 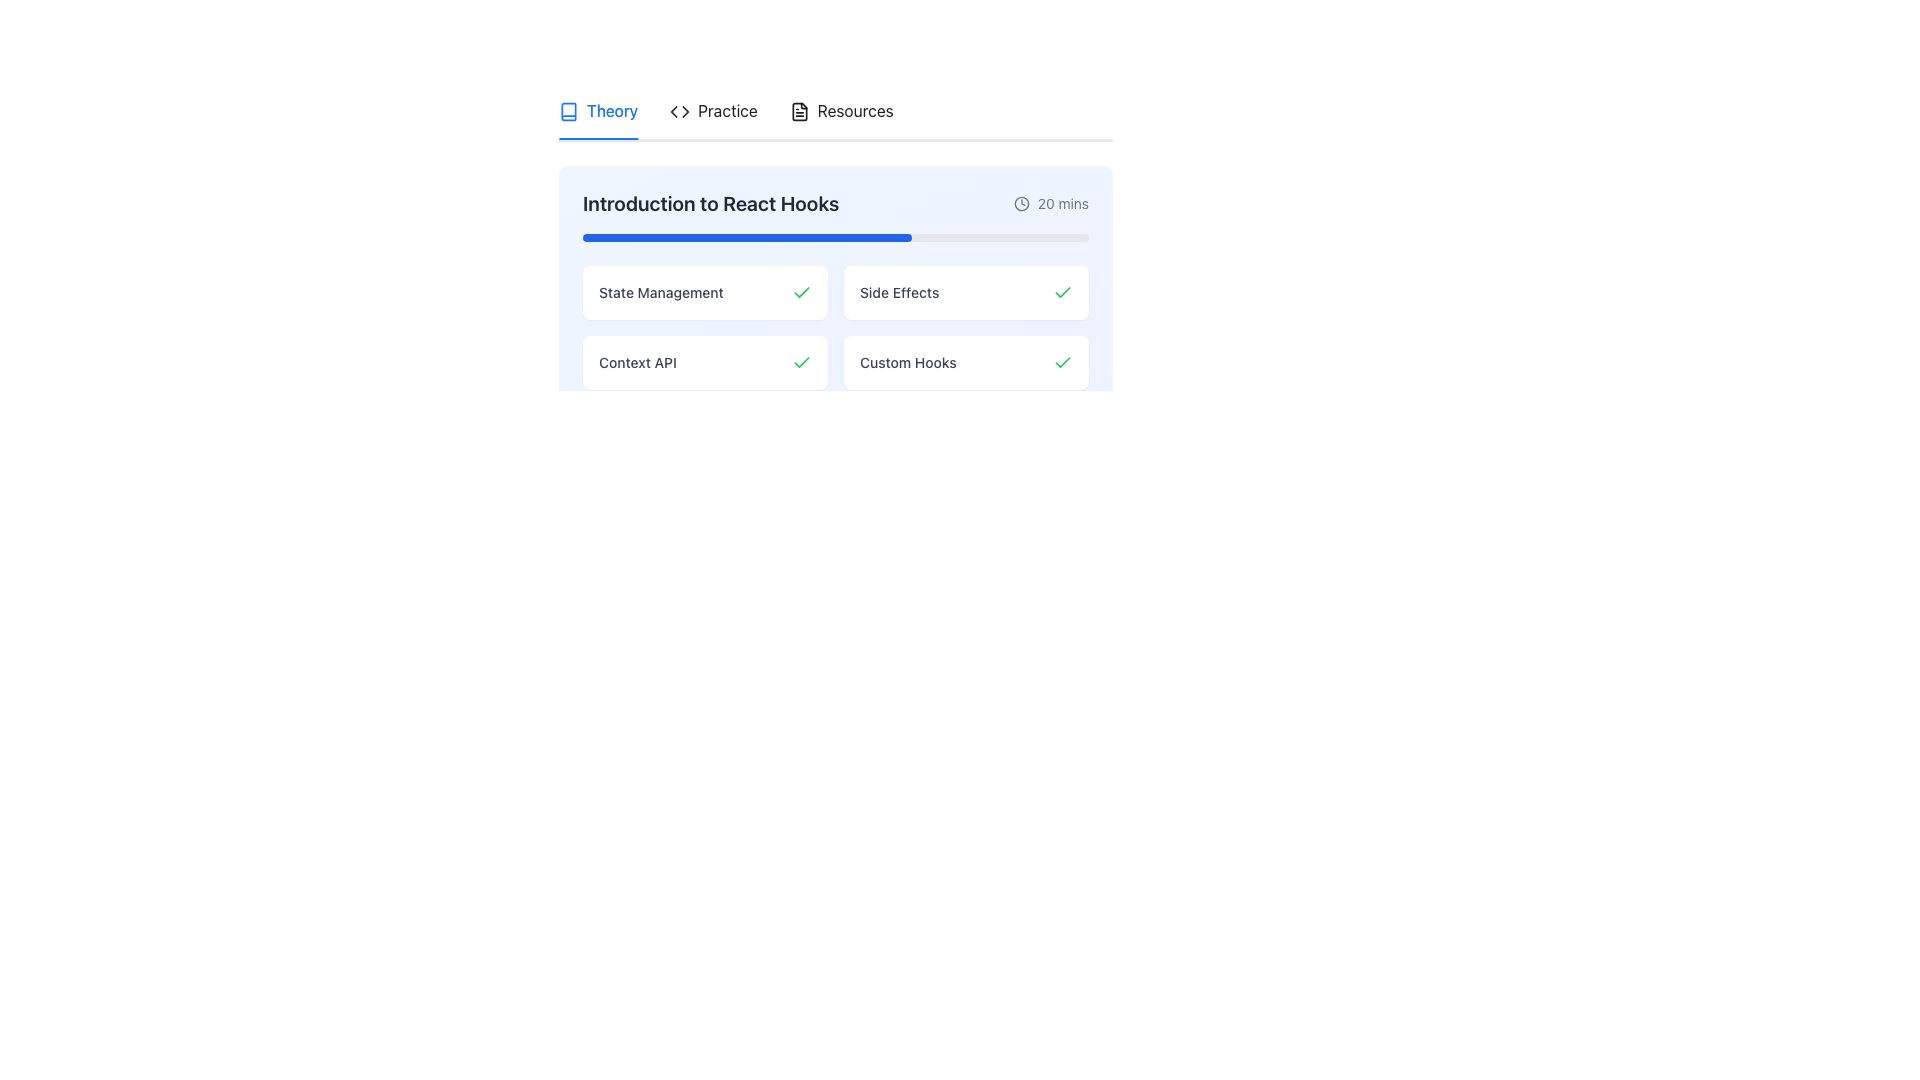 What do you see at coordinates (841, 111) in the screenshot?
I see `the 'Resources' tab, which is the third item in the horizontal navigation bar` at bounding box center [841, 111].